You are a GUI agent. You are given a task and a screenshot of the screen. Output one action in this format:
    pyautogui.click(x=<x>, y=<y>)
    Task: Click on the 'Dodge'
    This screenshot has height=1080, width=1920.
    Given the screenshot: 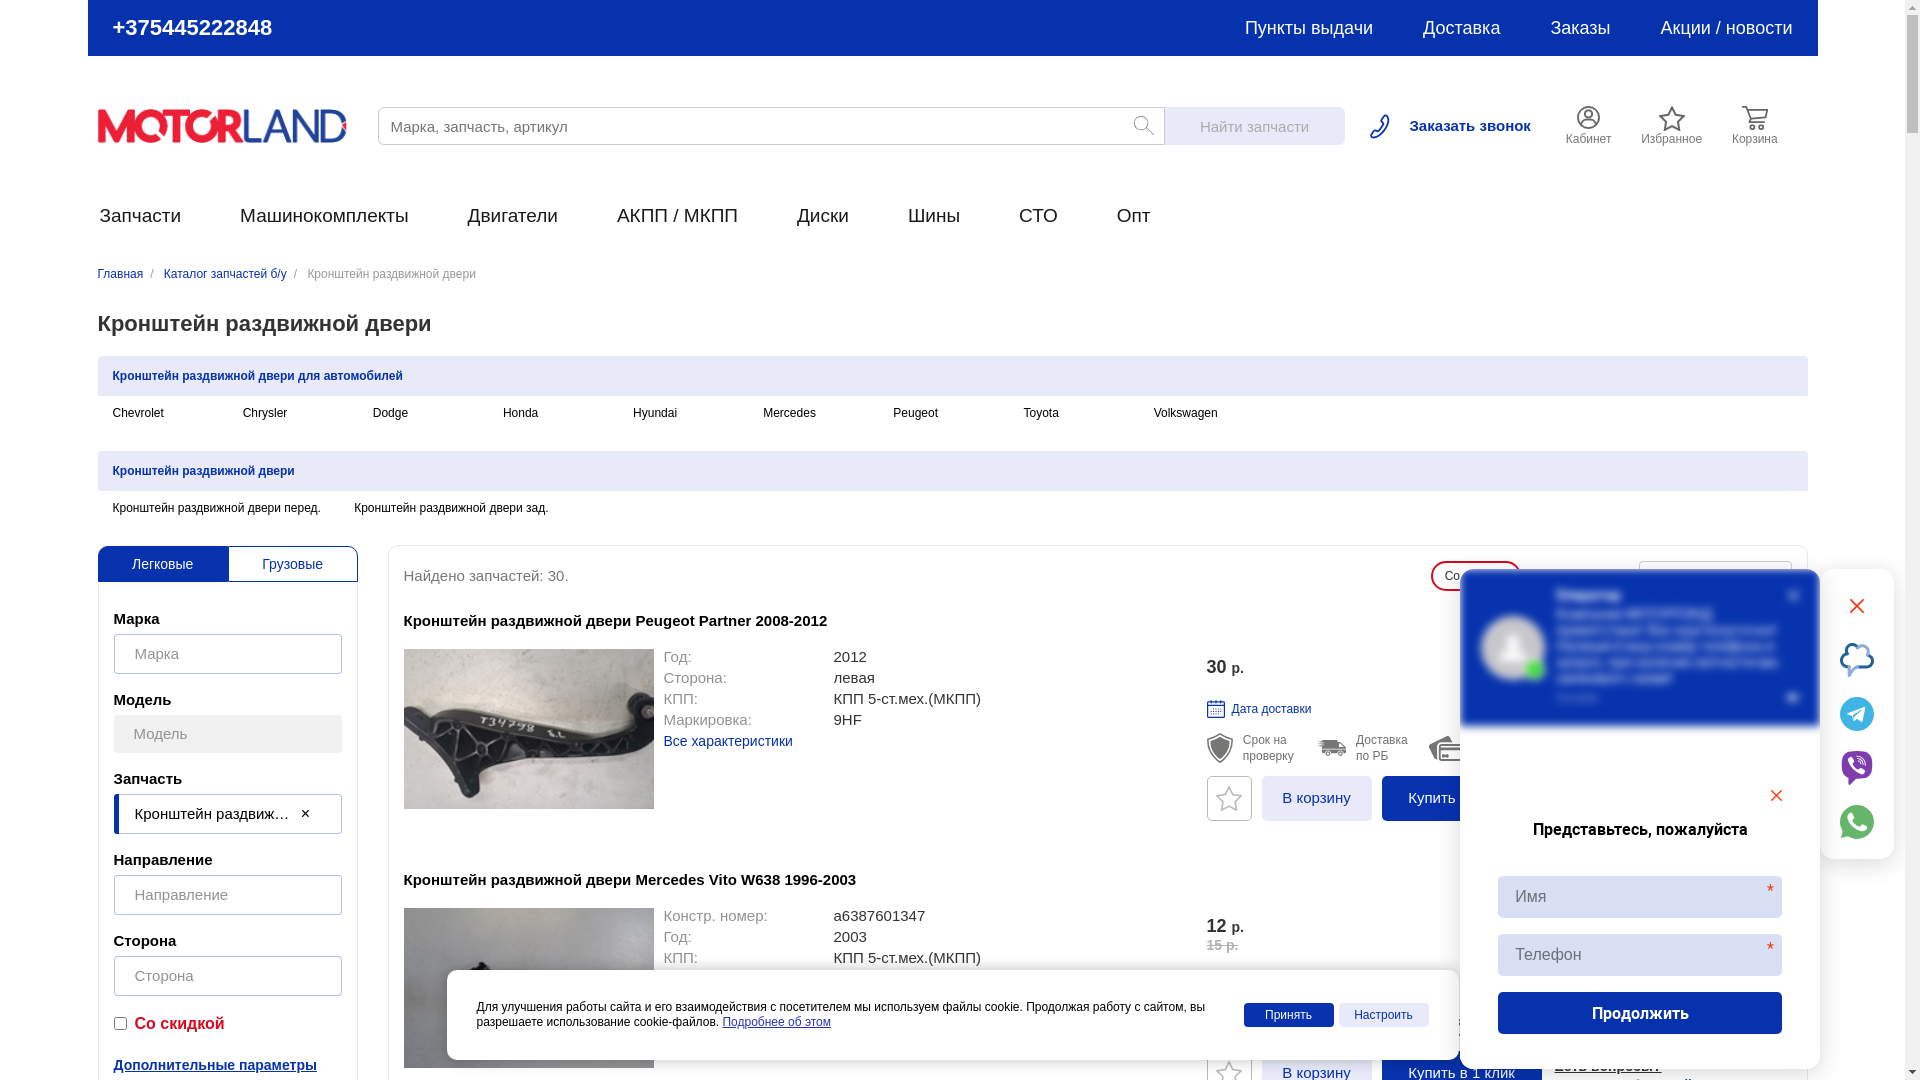 What is the action you would take?
    pyautogui.click(x=390, y=411)
    